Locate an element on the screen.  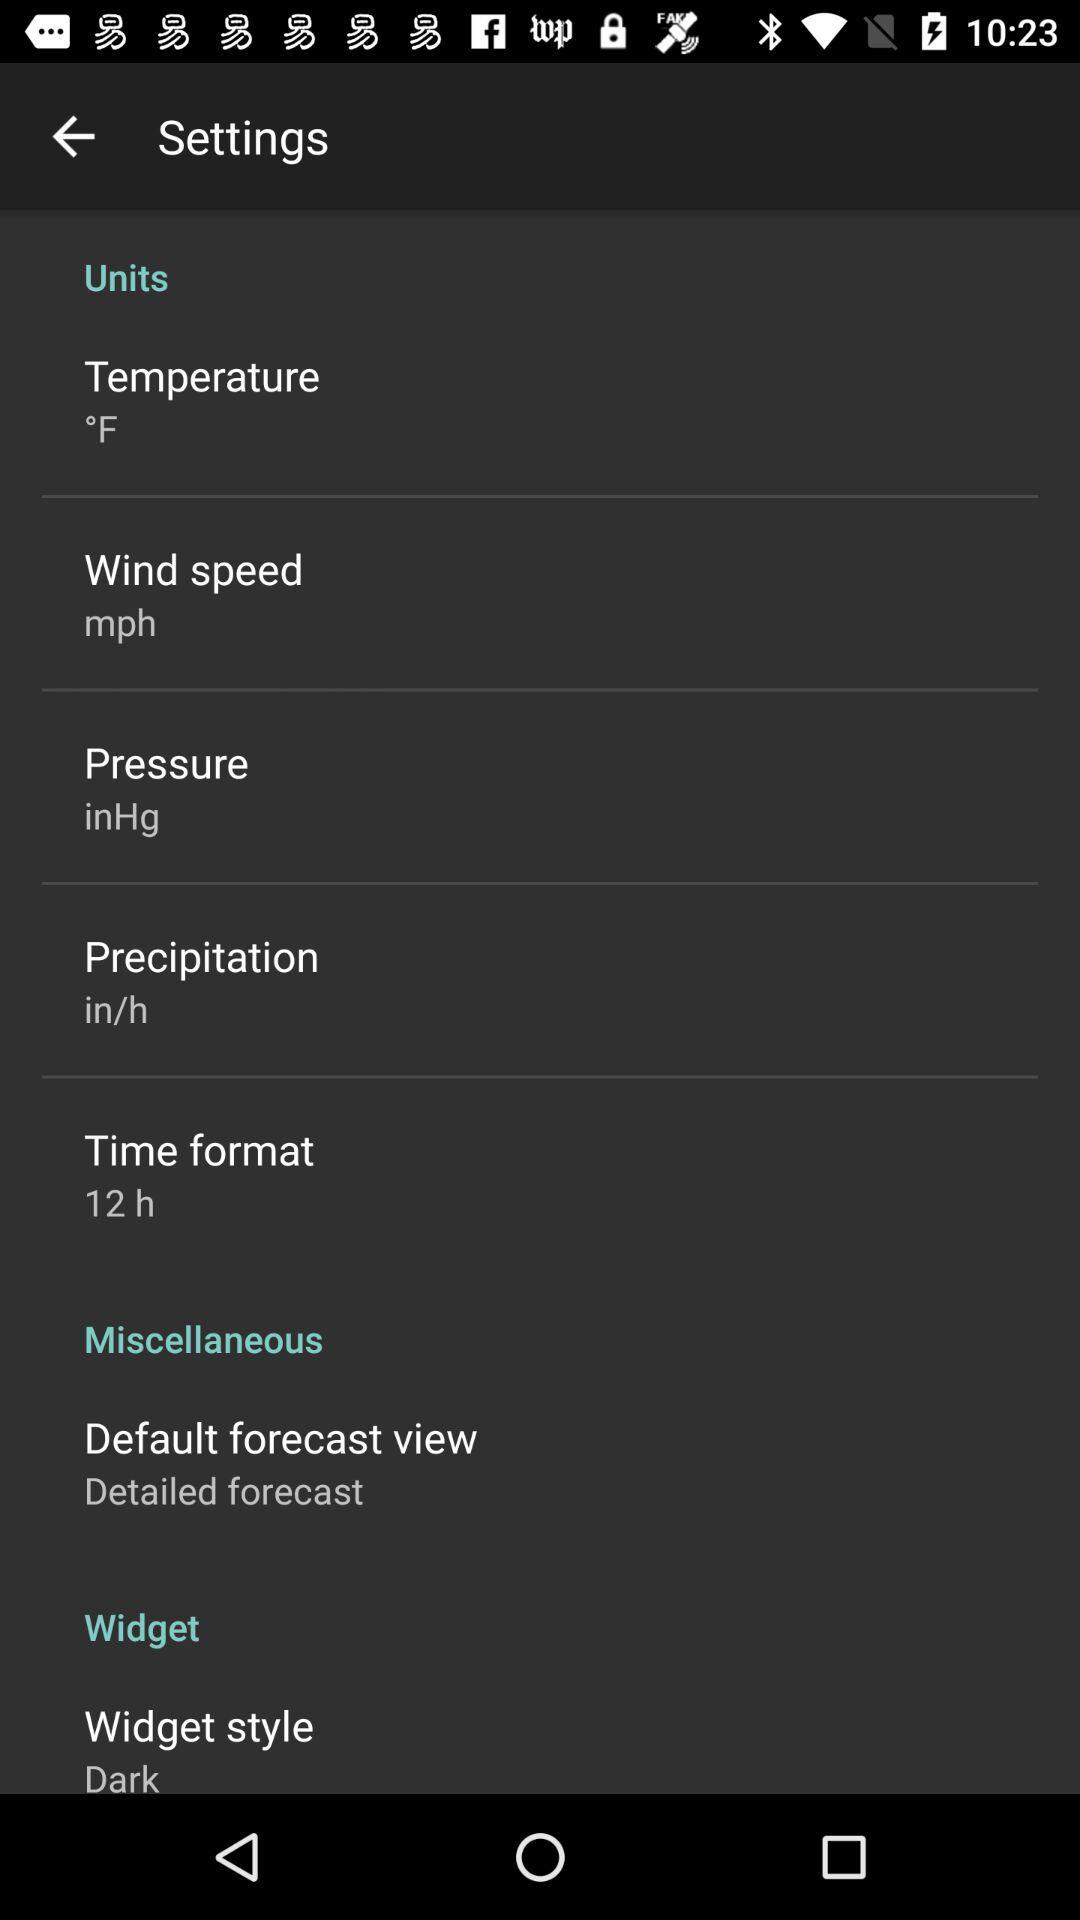
item below temperature icon is located at coordinates (100, 427).